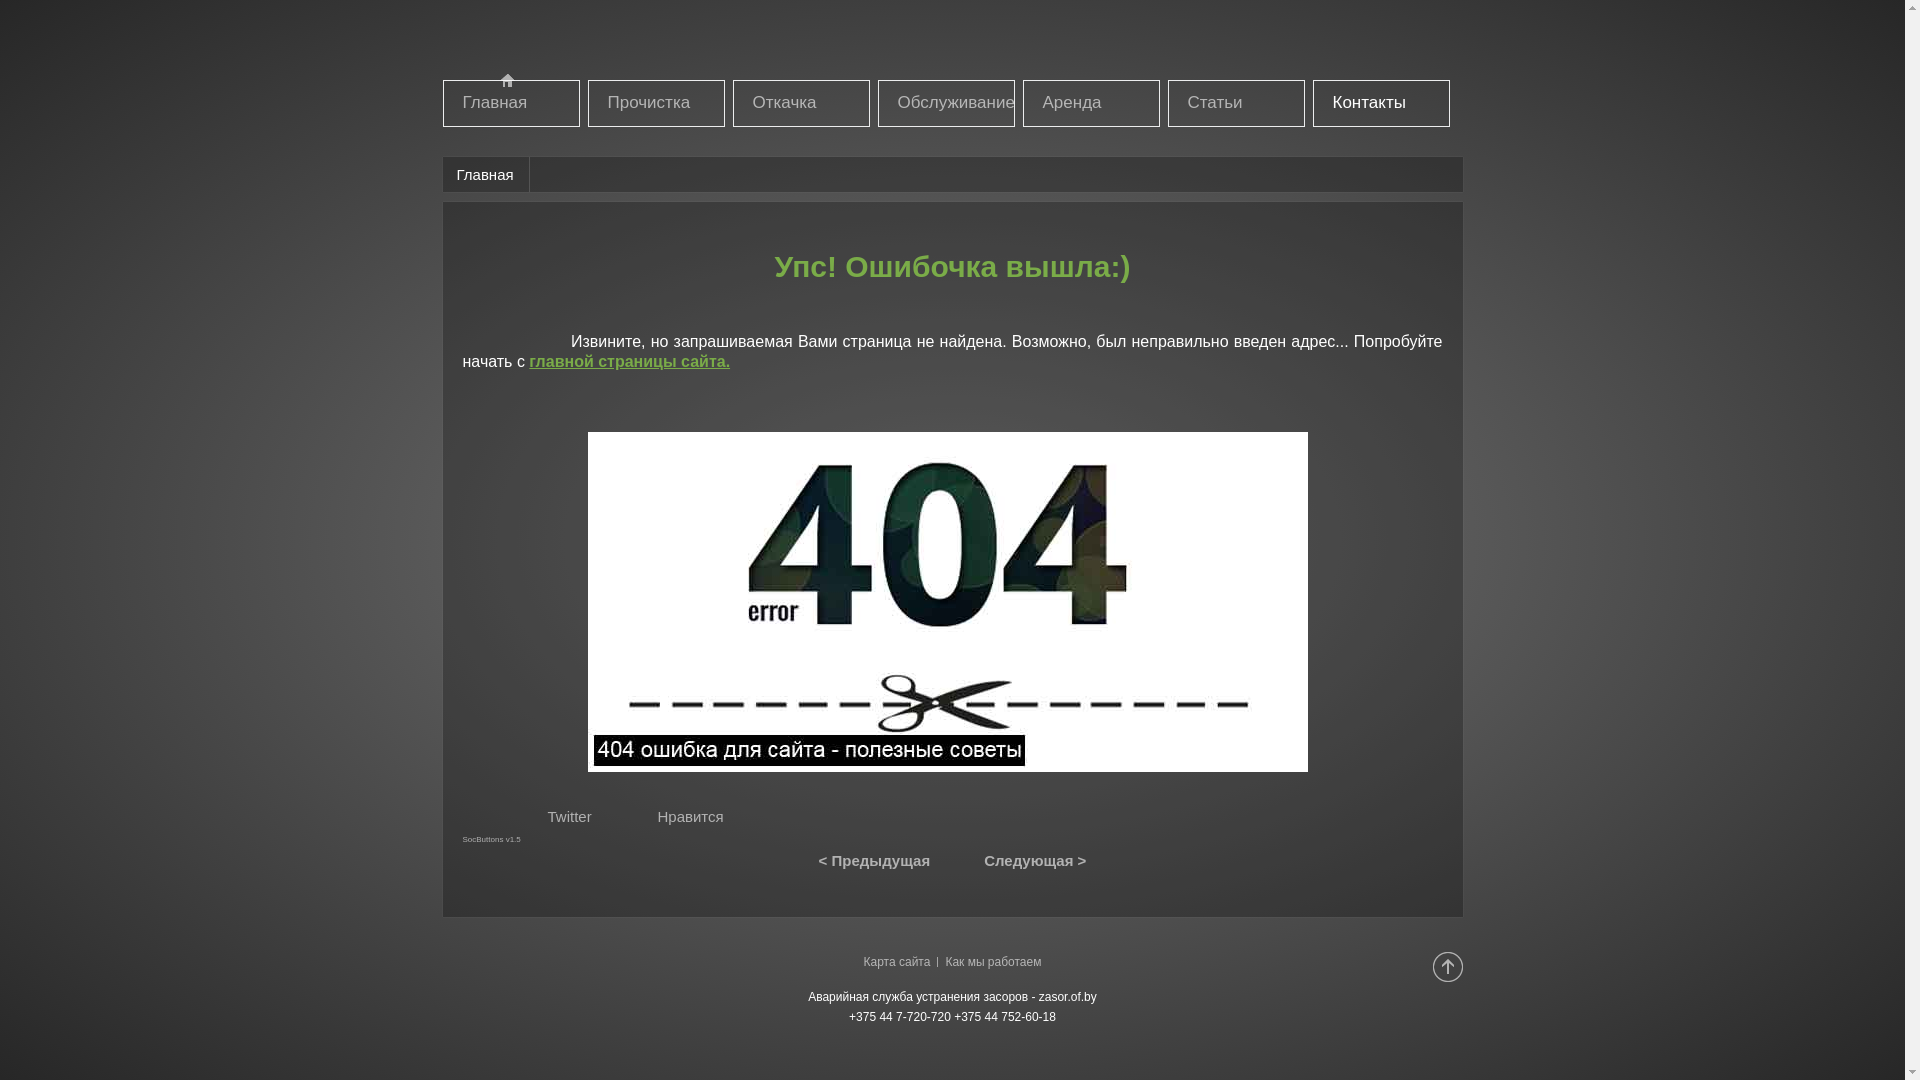 The width and height of the screenshot is (1920, 1080). Describe the element at coordinates (490, 839) in the screenshot. I see `'SocButtons v1.5'` at that location.